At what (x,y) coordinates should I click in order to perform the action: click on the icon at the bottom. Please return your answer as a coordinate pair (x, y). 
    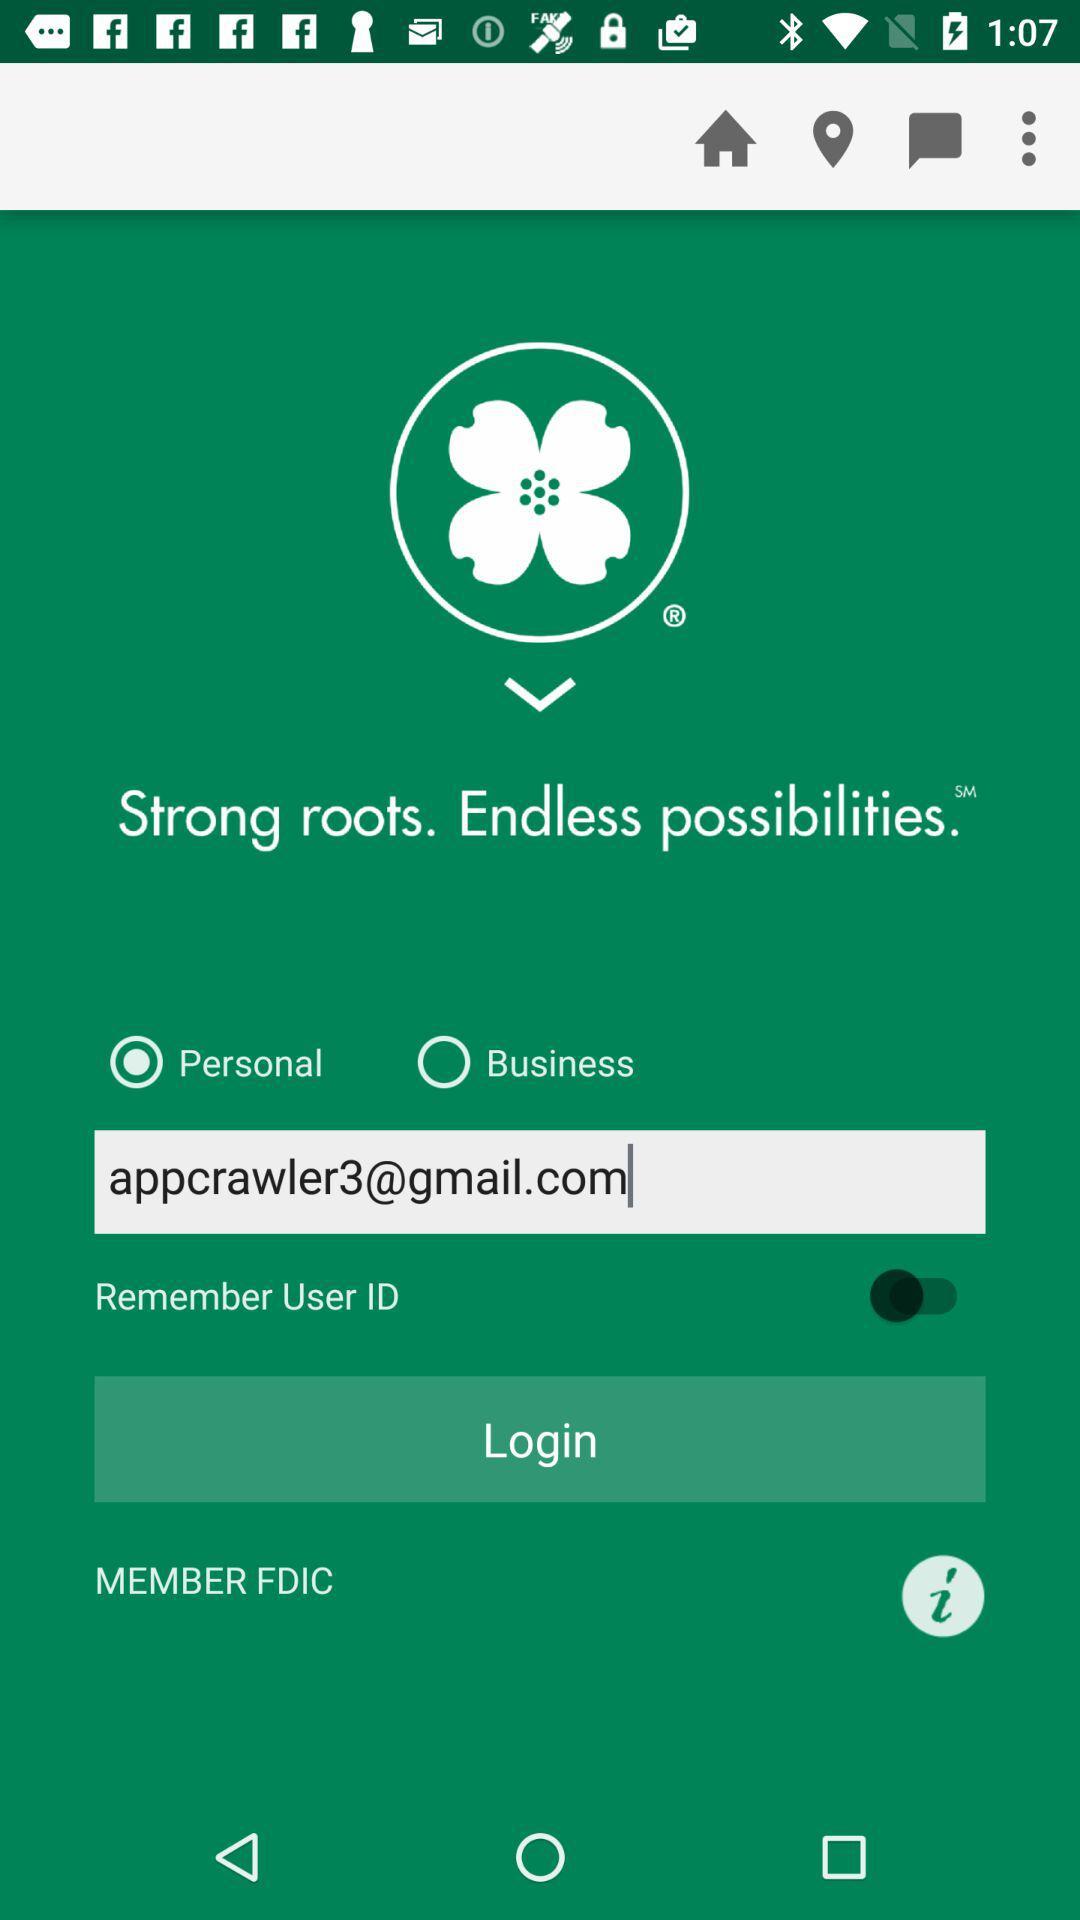
    Looking at the image, I should click on (540, 1438).